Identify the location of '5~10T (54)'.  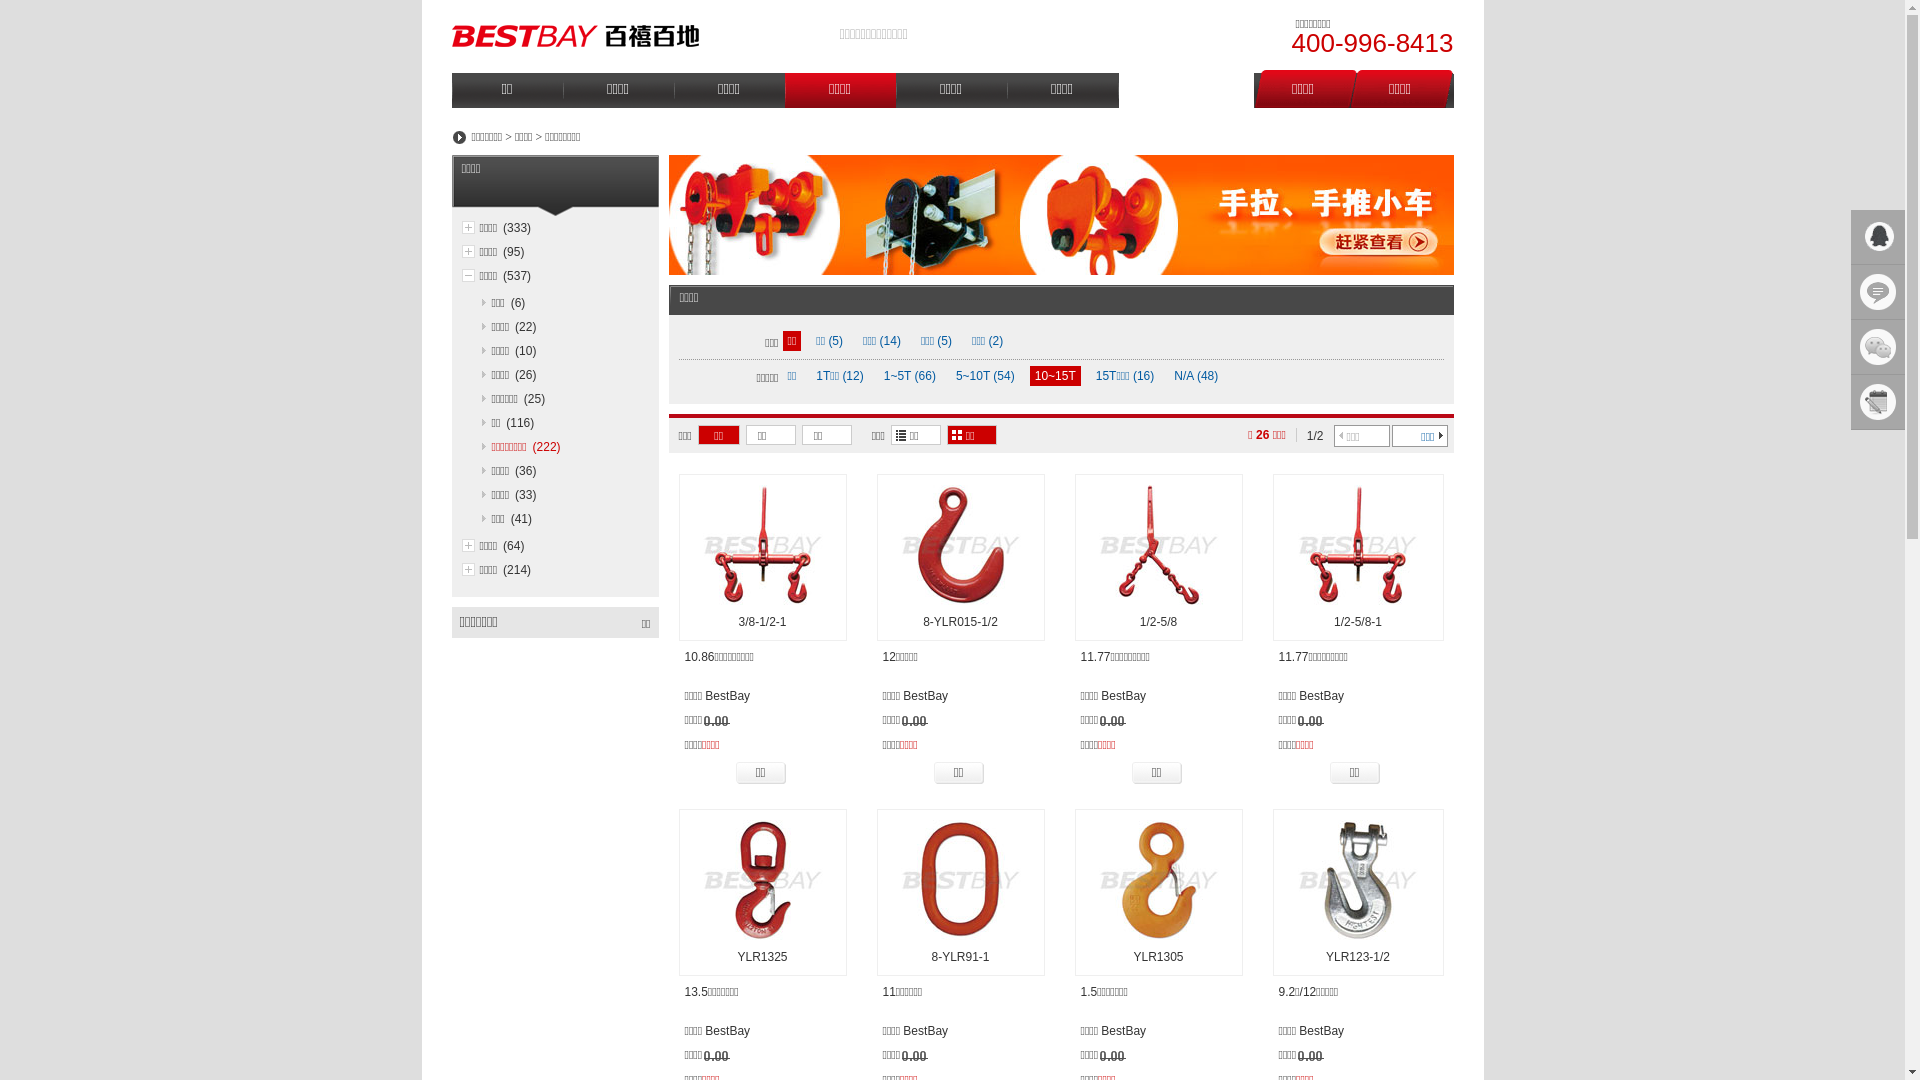
(985, 375).